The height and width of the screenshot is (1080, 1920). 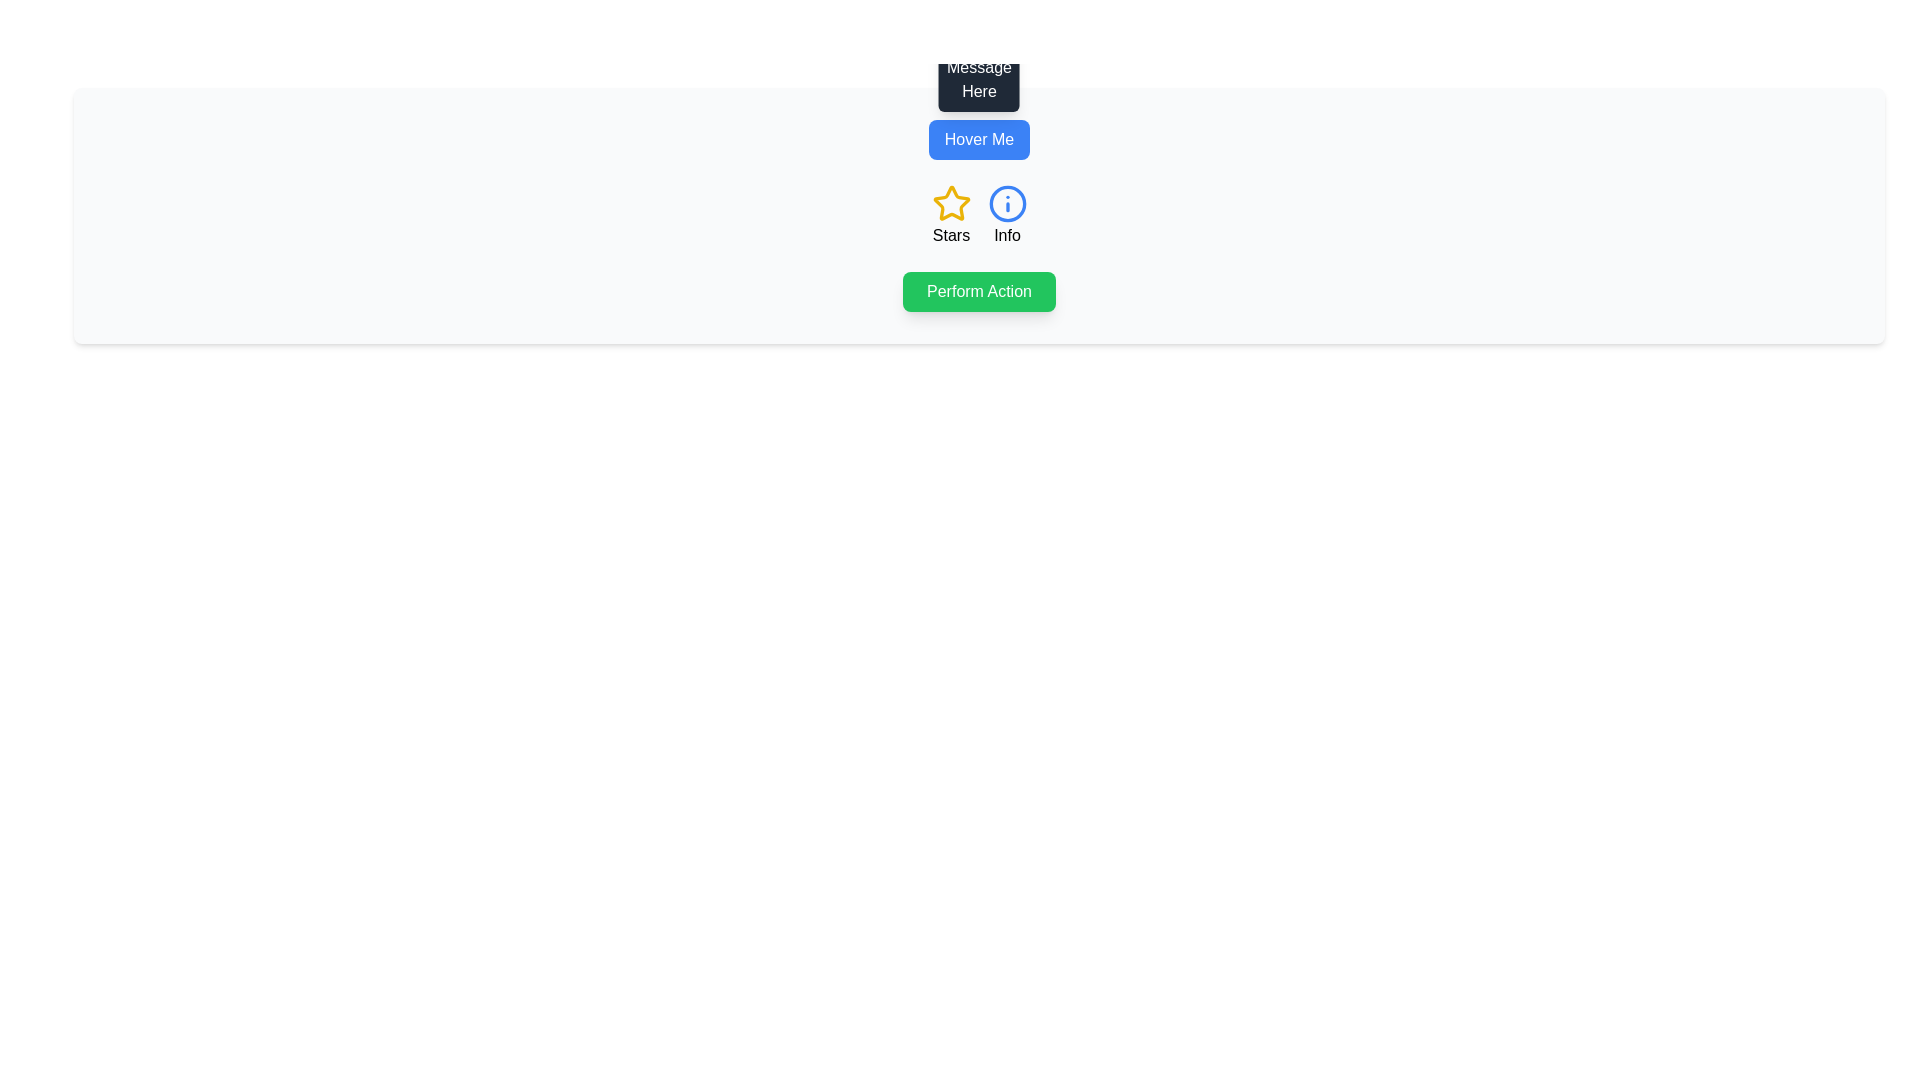 What do you see at coordinates (1007, 204) in the screenshot?
I see `the informational Circle element, which is part of the 'Info' icon located to the right of the 'Stars' icon and beneath the 'Hover Me' blue button` at bounding box center [1007, 204].